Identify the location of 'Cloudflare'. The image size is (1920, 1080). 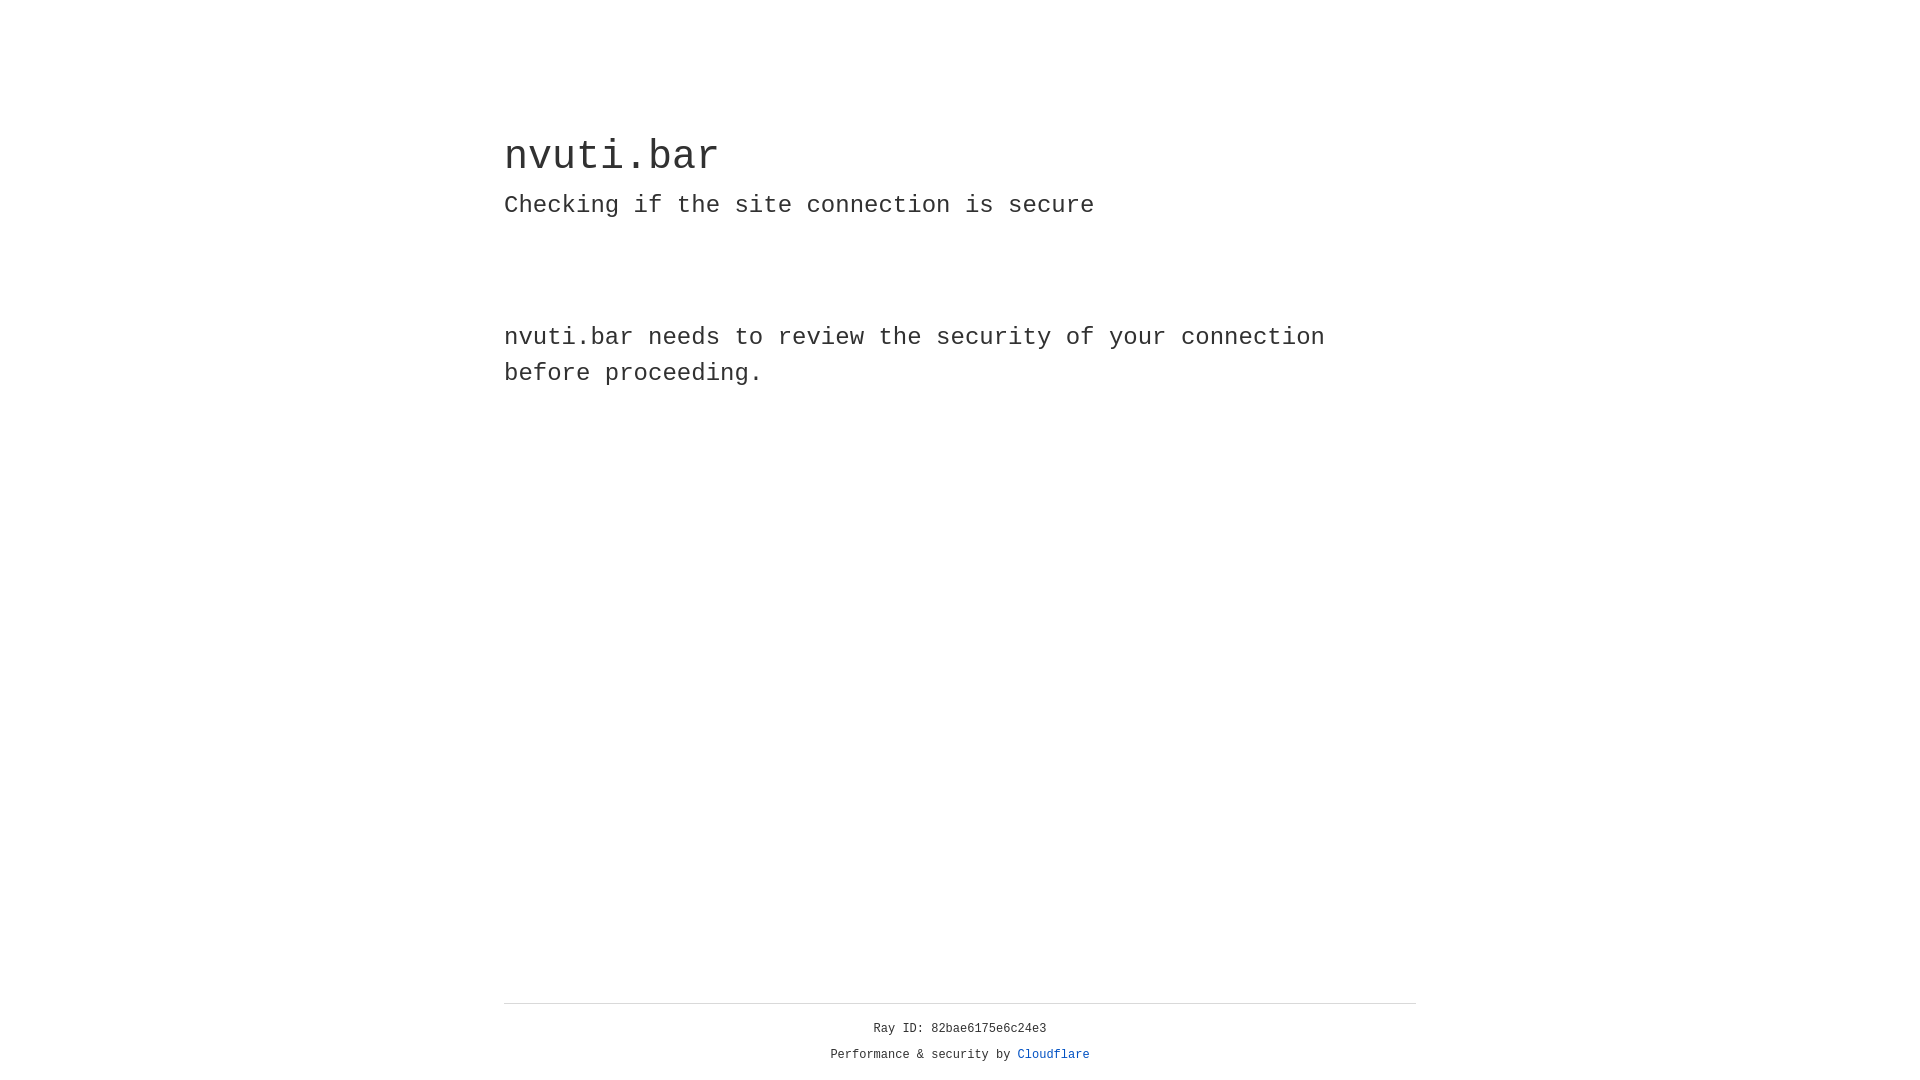
(1053, 1054).